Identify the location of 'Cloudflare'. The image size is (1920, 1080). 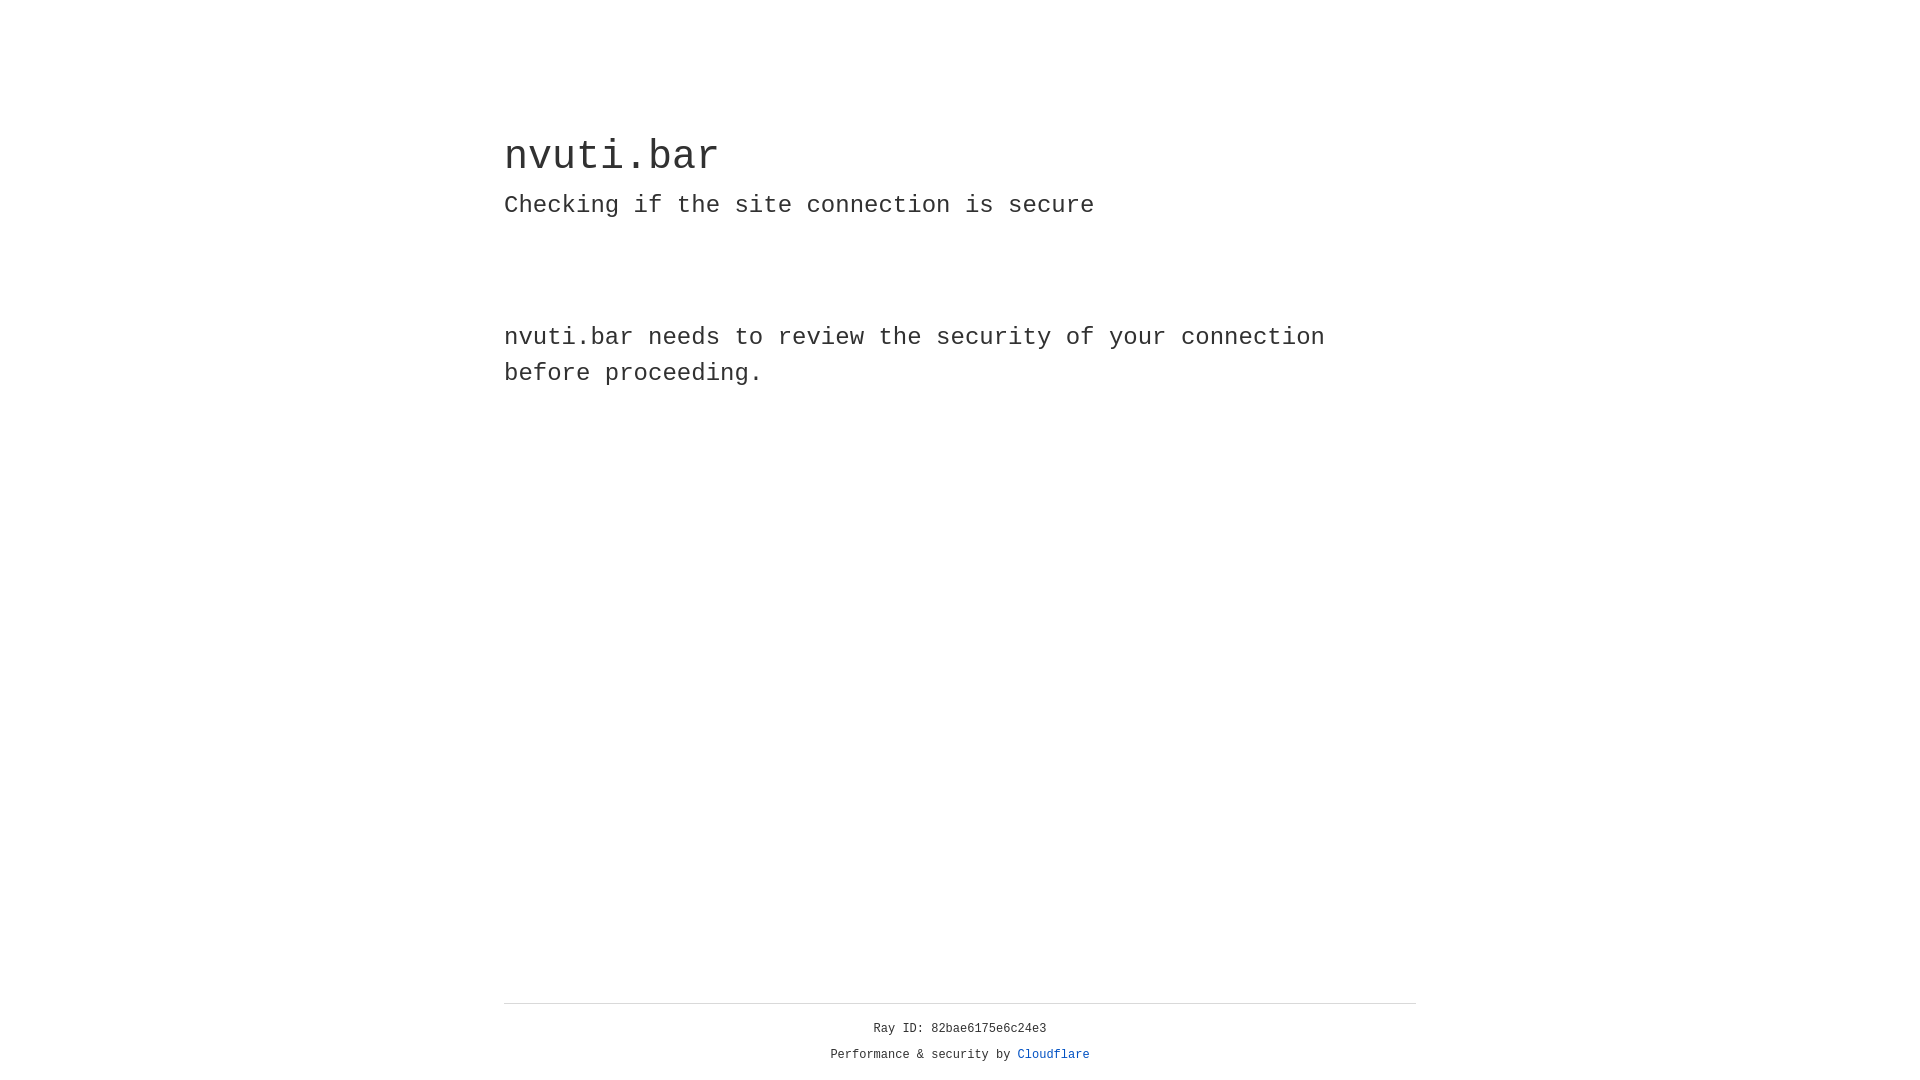
(1053, 1054).